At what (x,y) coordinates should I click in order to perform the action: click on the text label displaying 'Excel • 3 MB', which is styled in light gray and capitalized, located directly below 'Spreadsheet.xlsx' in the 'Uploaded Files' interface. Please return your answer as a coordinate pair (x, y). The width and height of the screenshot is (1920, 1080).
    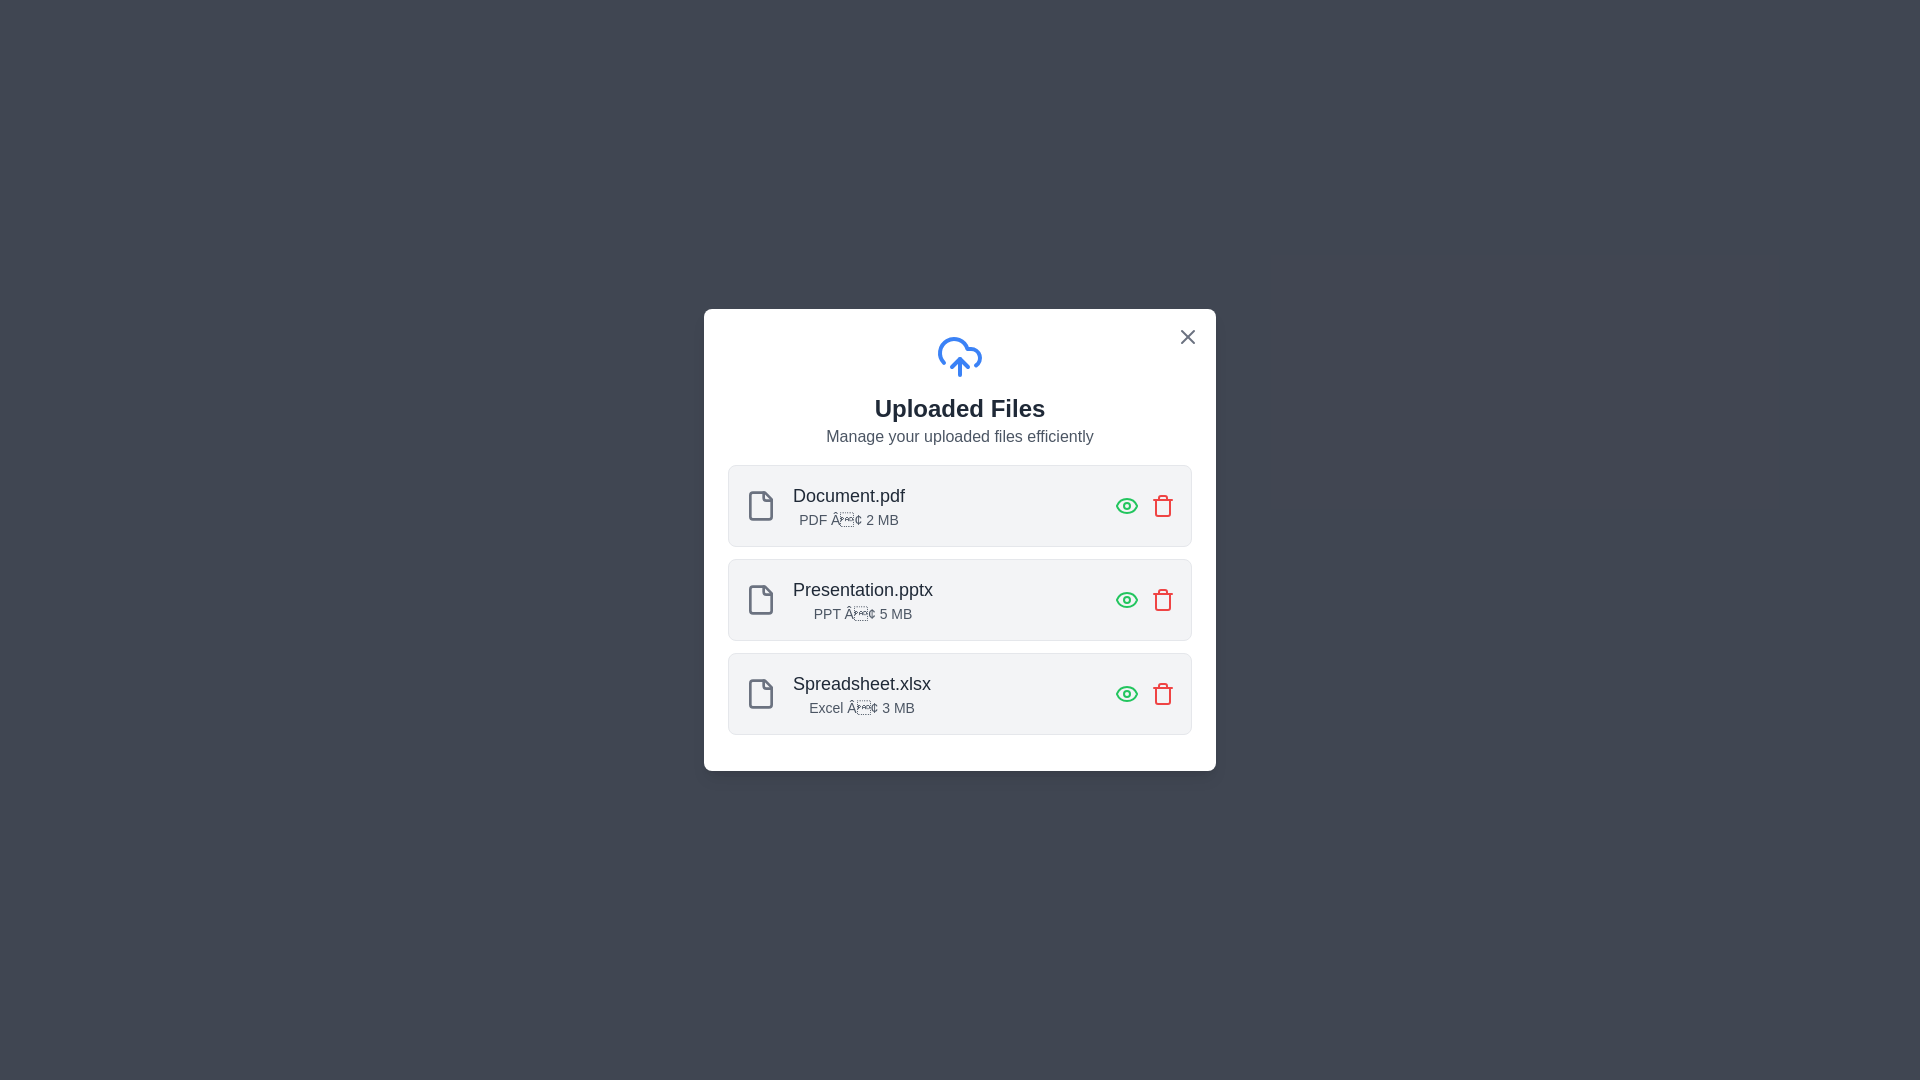
    Looking at the image, I should click on (862, 707).